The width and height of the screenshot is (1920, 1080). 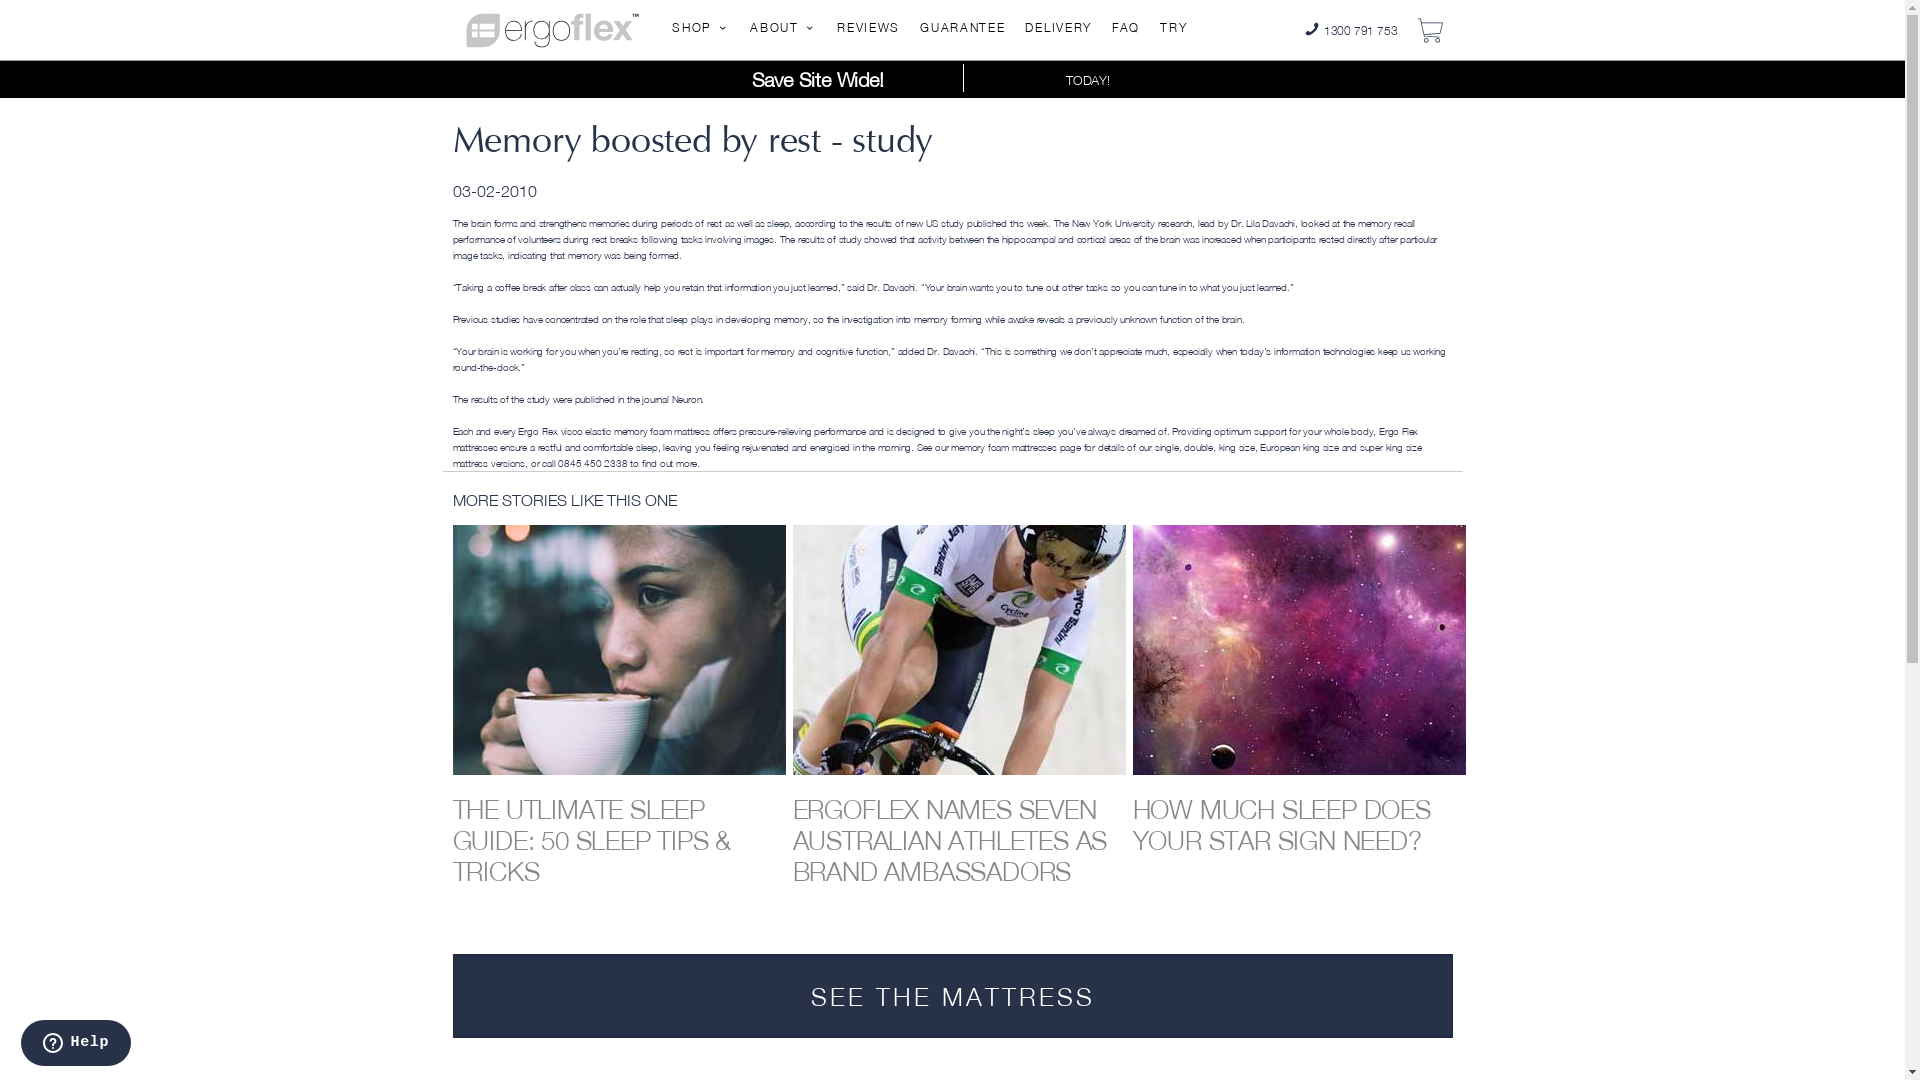 I want to click on 'DELIVERY', so click(x=1057, y=27).